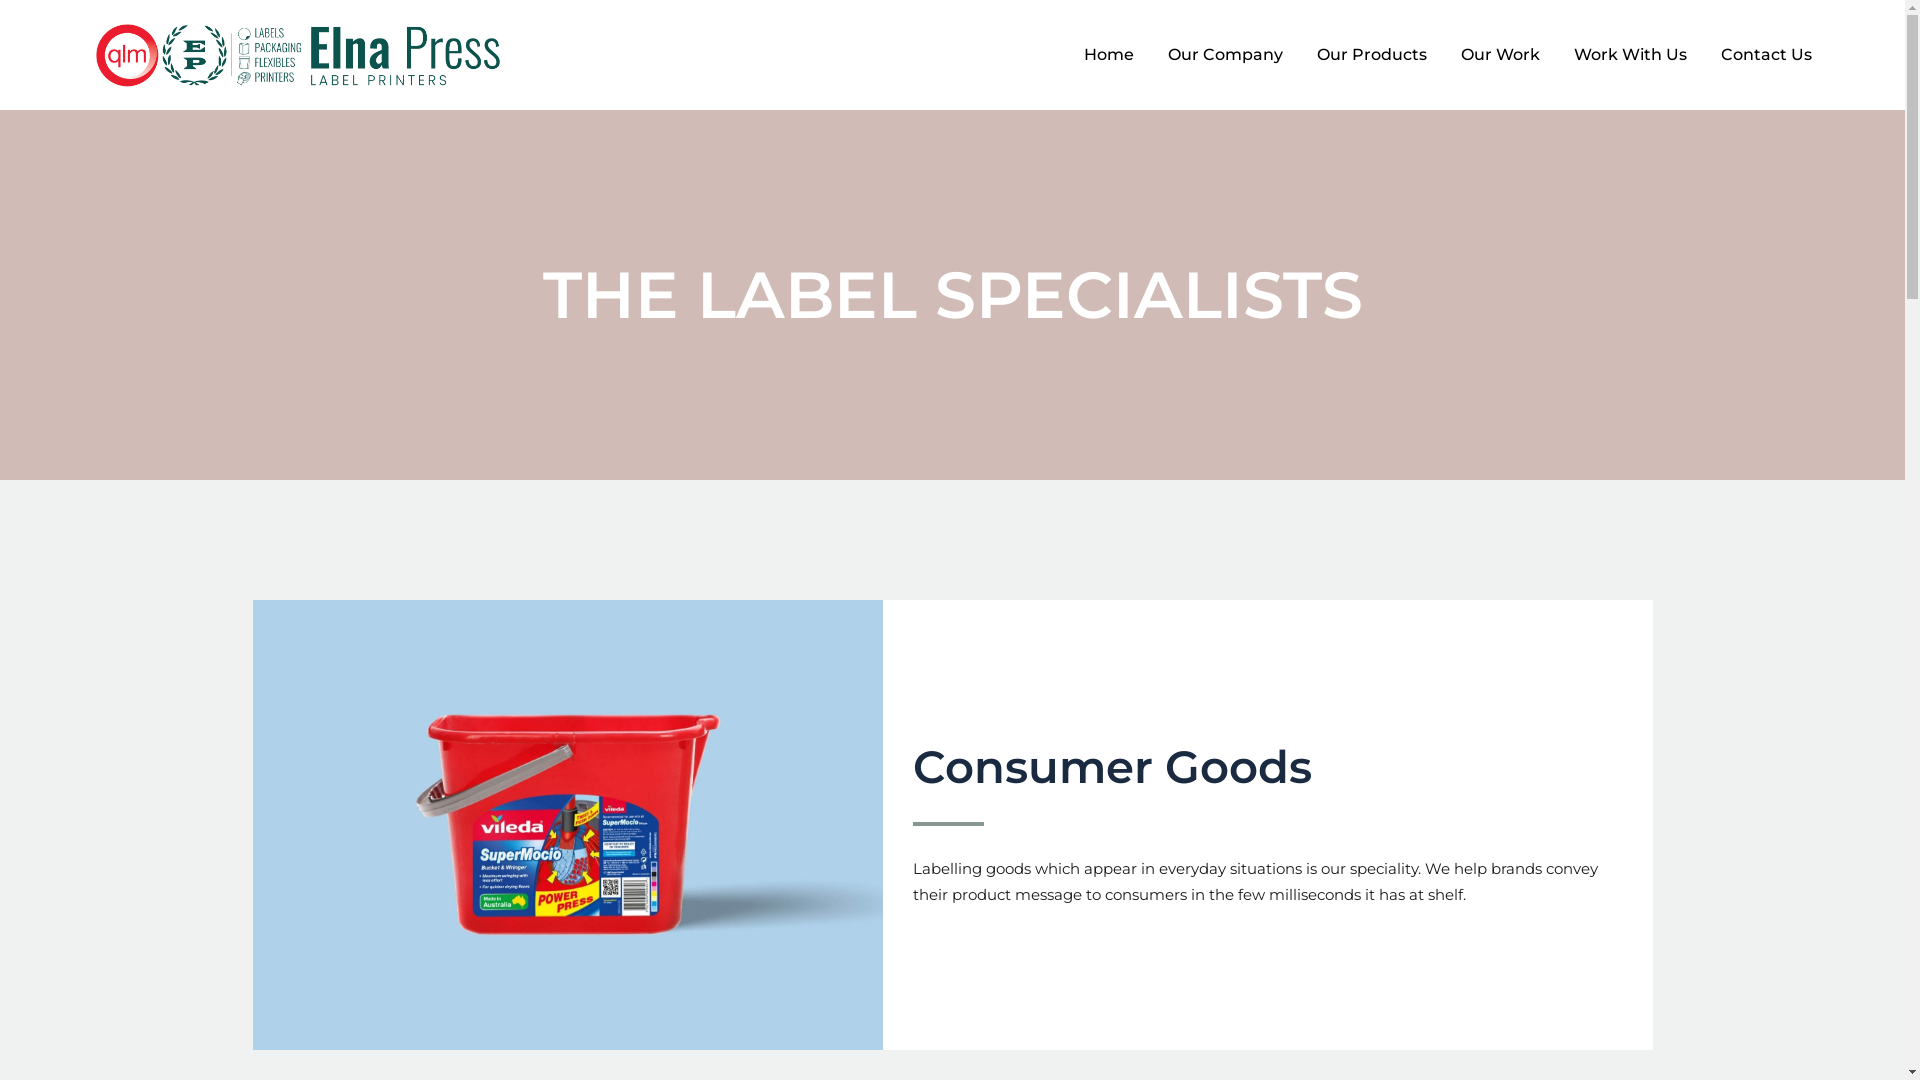 Image resolution: width=1920 pixels, height=1080 pixels. I want to click on 'Home', so click(1107, 53).